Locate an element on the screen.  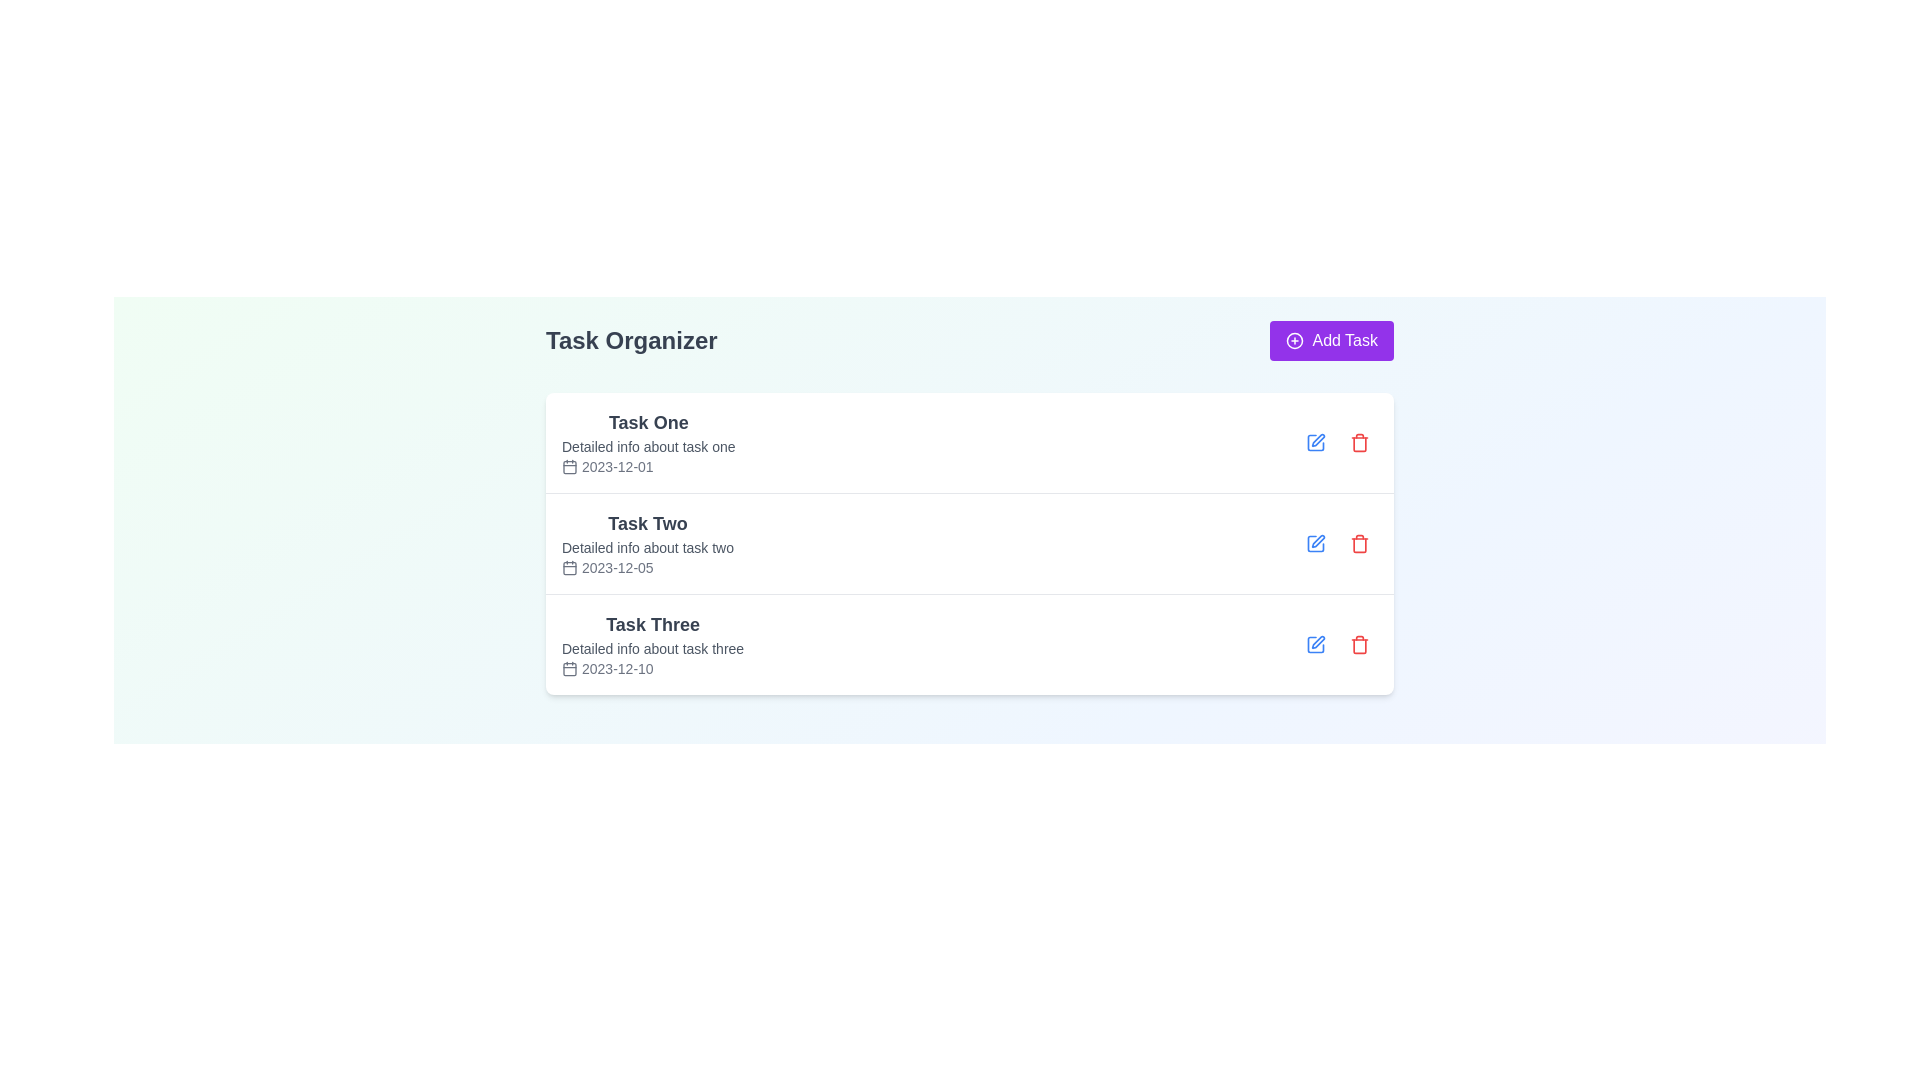
the Date label with icon located at the bottom of the 'Task One' card, which displays the date associated with the task is located at coordinates (648, 466).